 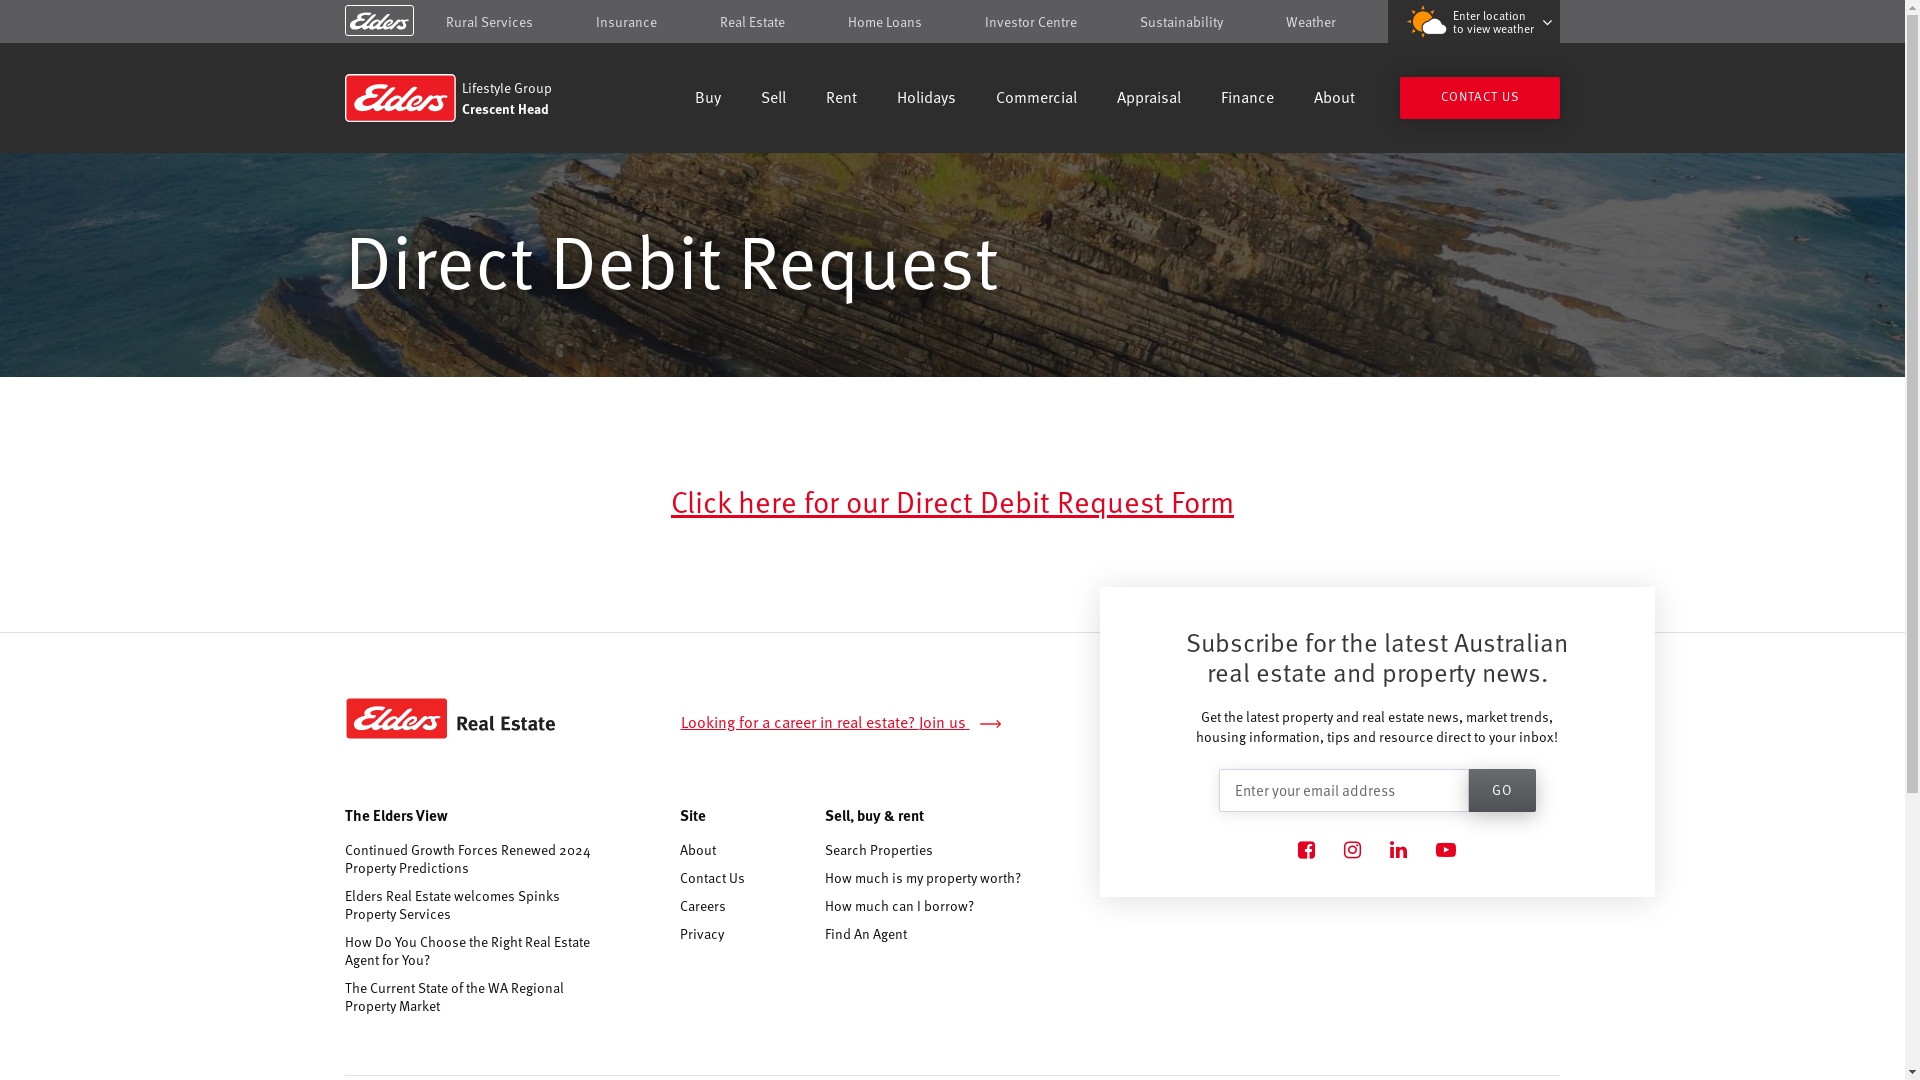 What do you see at coordinates (1502, 789) in the screenshot?
I see `'Go'` at bounding box center [1502, 789].